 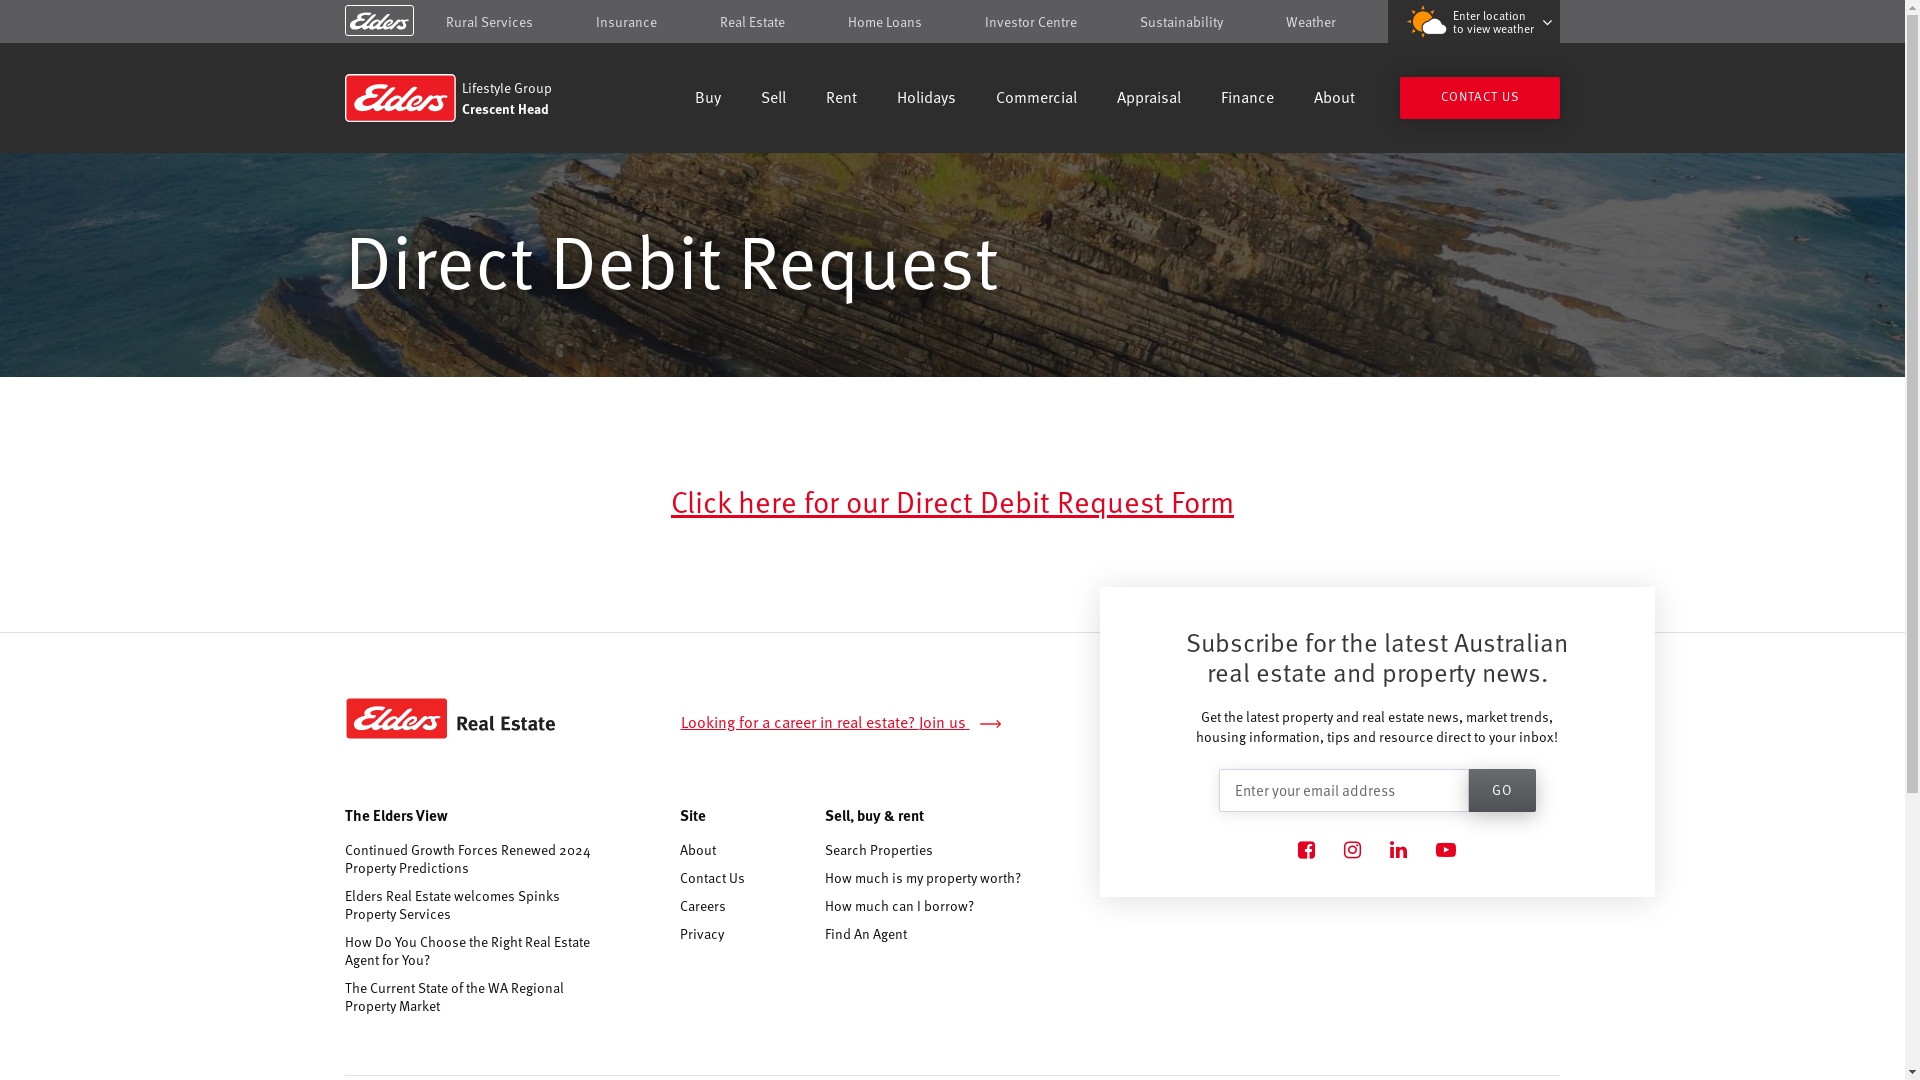 What do you see at coordinates (1502, 789) in the screenshot?
I see `'Go'` at bounding box center [1502, 789].